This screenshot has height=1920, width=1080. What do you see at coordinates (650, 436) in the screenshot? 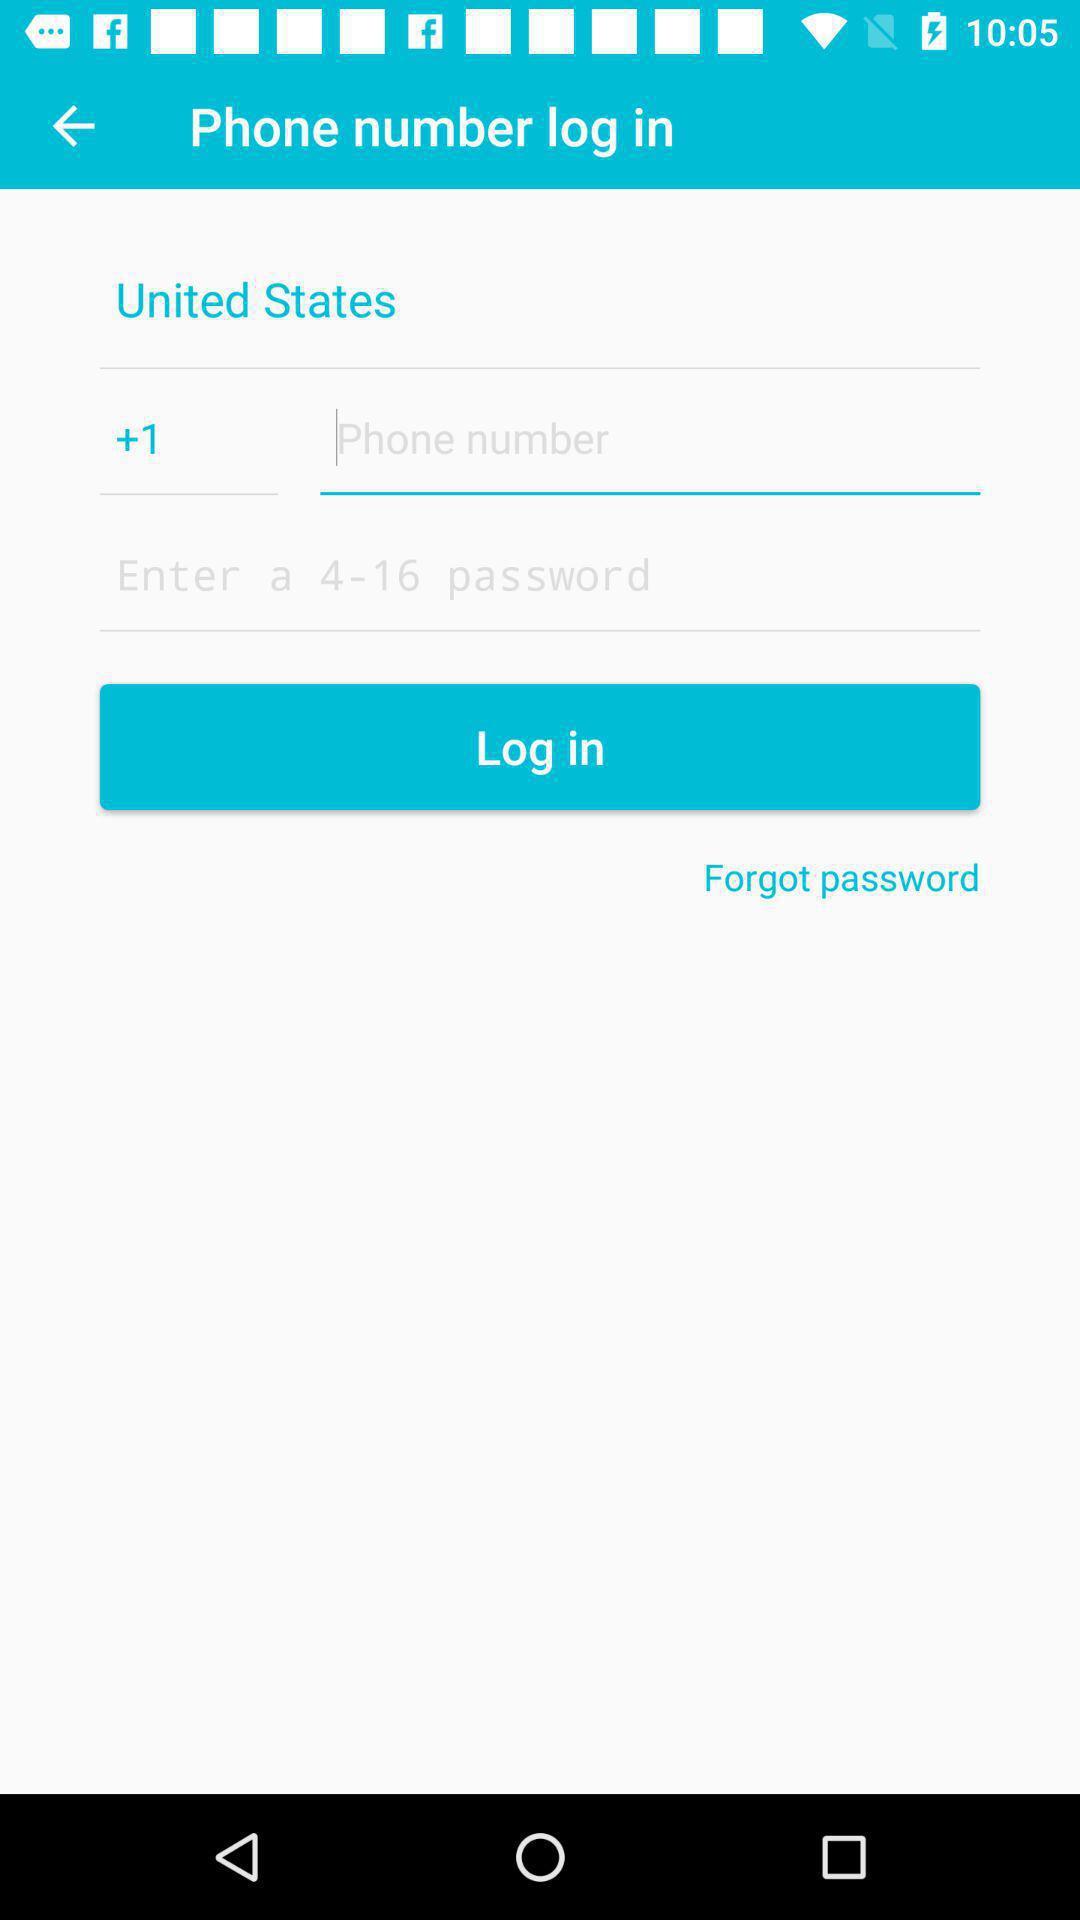
I see `the item to the right of the +1 icon` at bounding box center [650, 436].